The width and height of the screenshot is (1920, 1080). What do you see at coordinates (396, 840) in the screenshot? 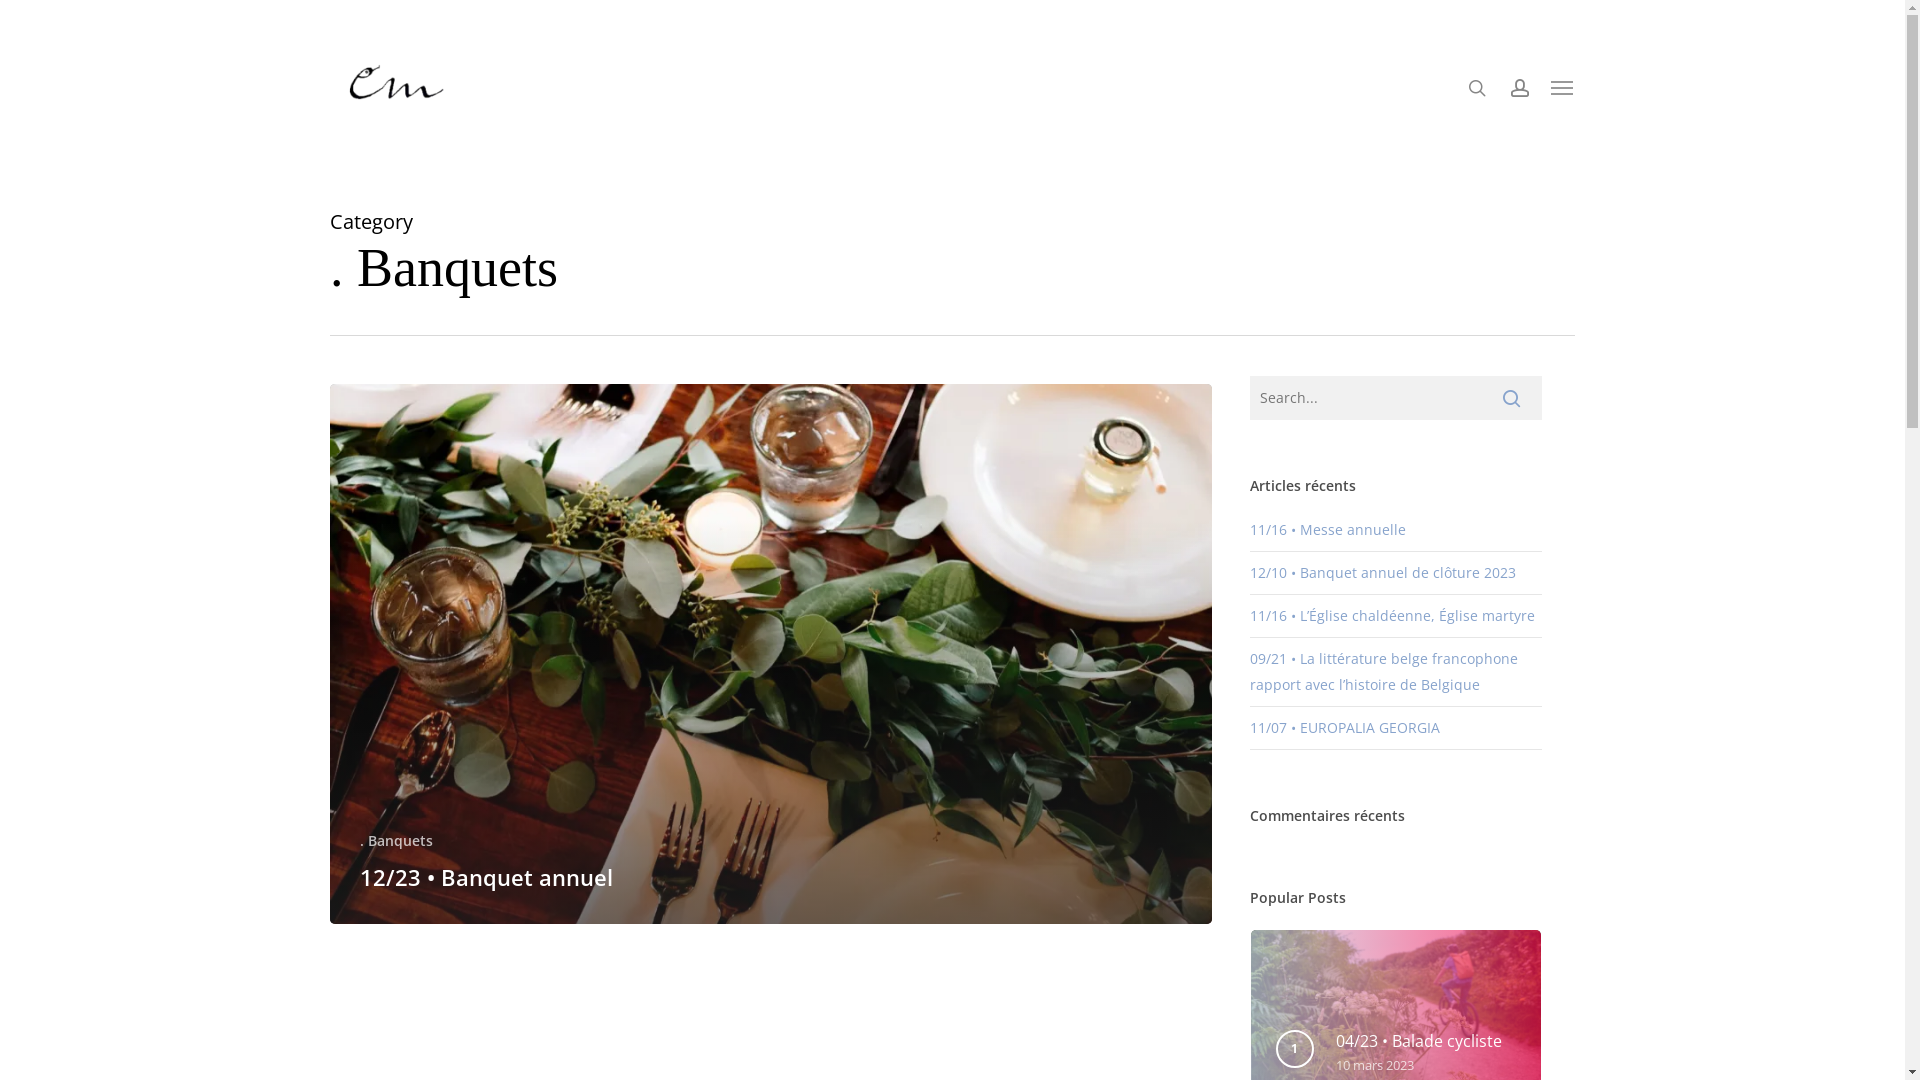
I see `'. Banquets'` at bounding box center [396, 840].